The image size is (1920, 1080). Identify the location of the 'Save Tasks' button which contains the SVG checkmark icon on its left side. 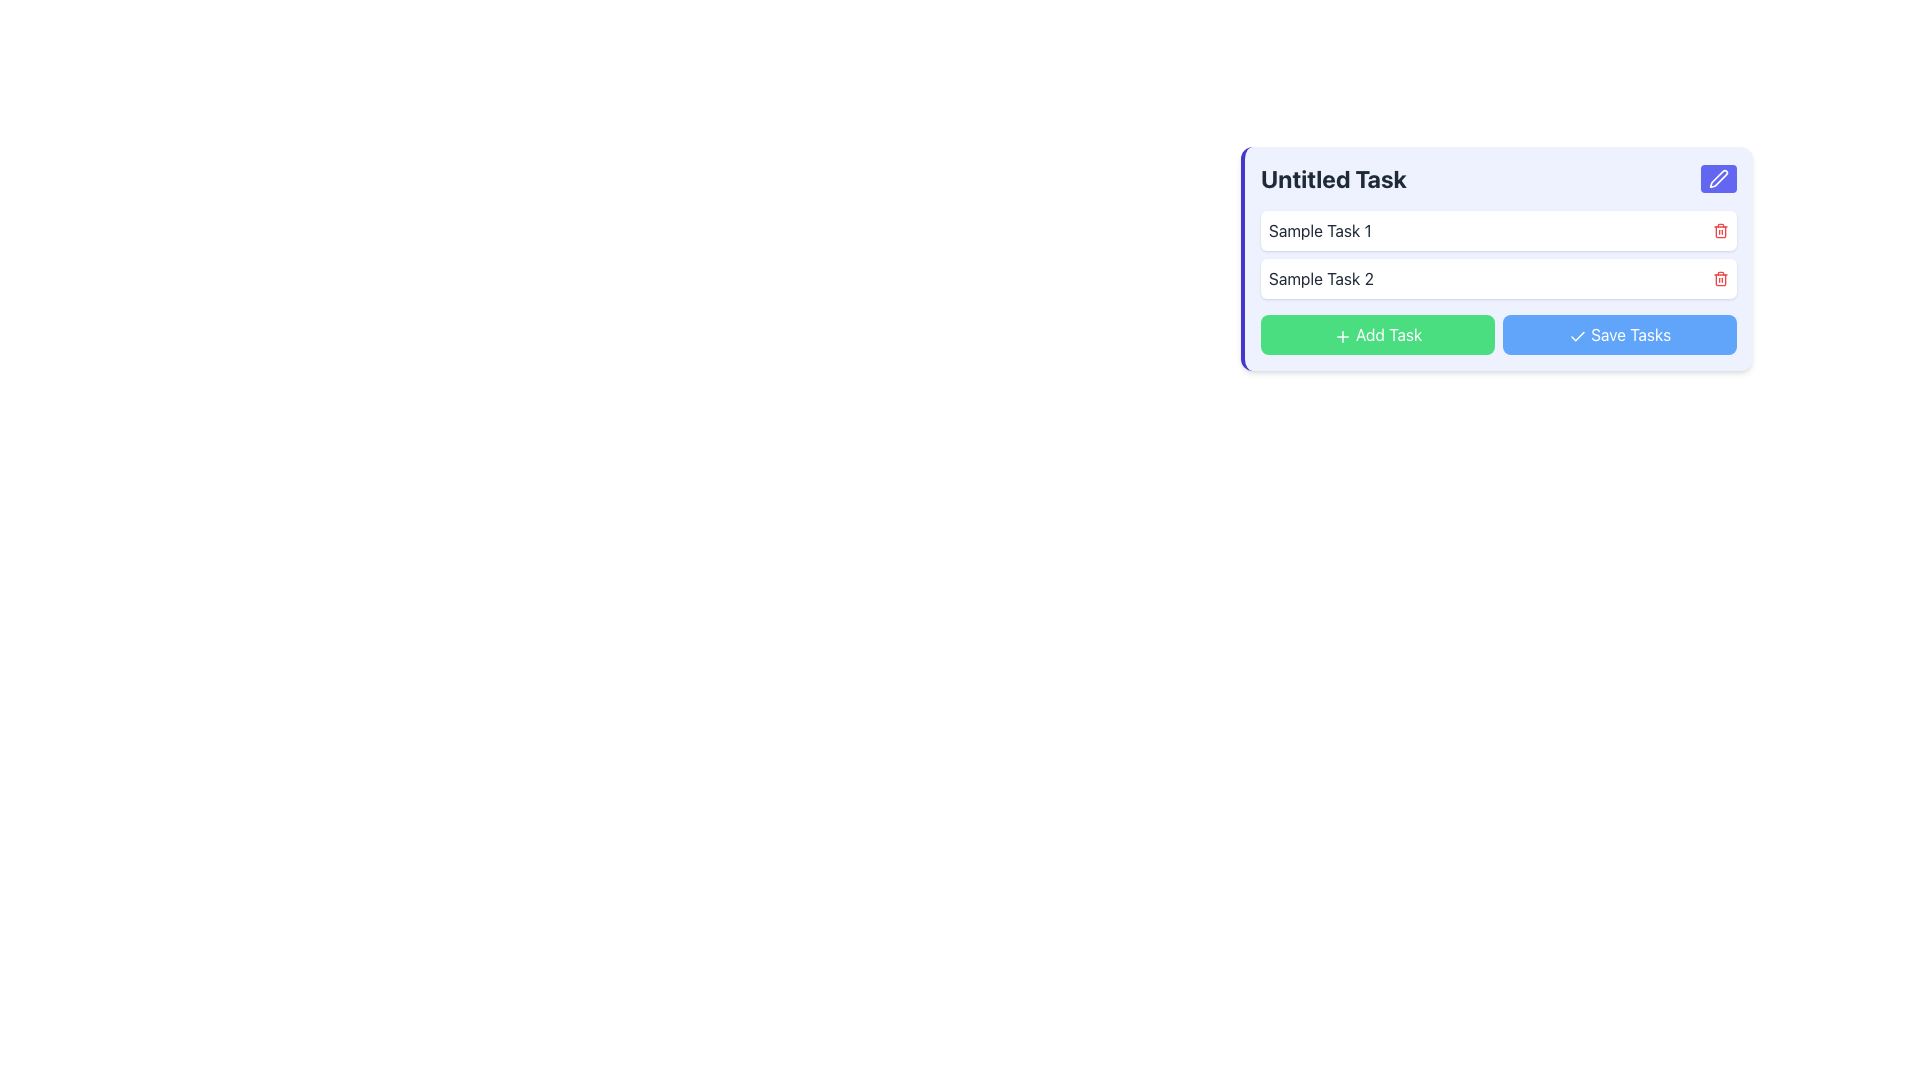
(1576, 335).